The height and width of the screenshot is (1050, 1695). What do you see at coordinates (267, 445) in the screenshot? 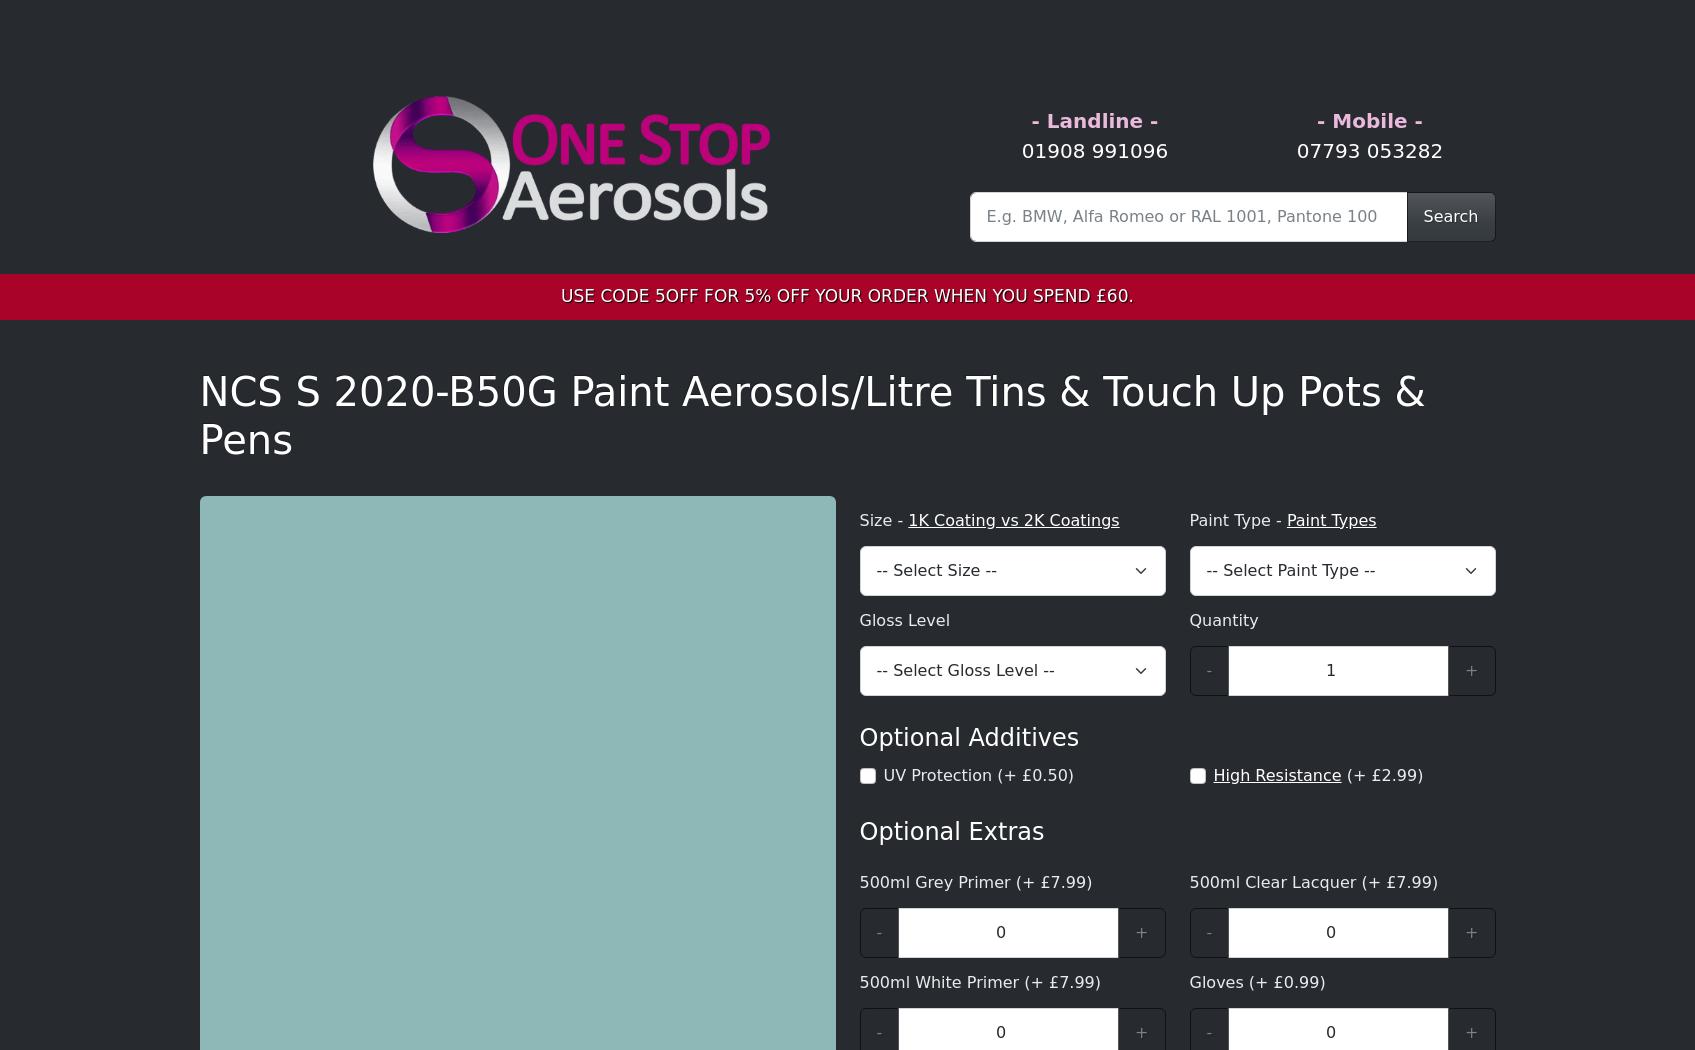
I see `'.'` at bounding box center [267, 445].